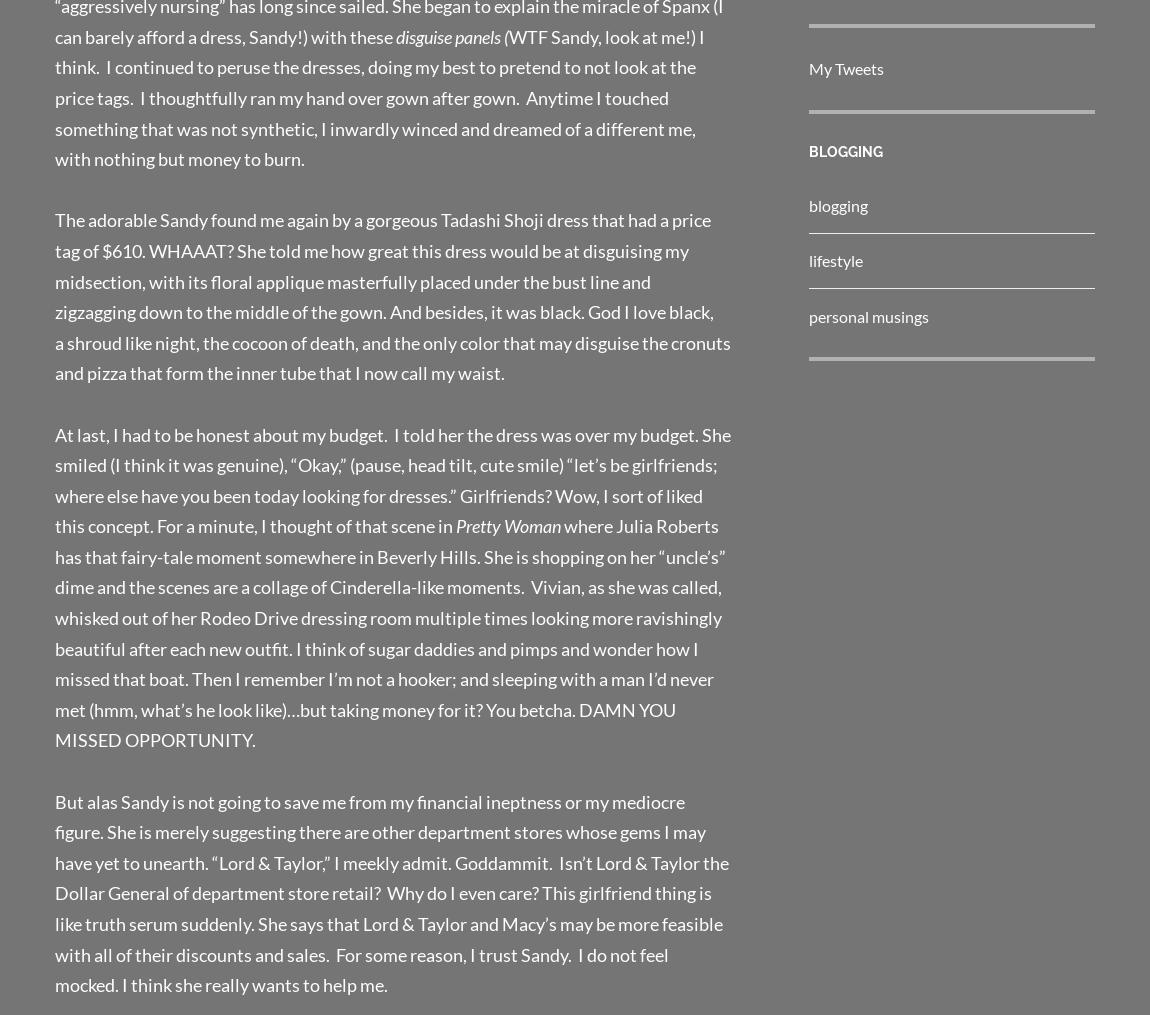  Describe the element at coordinates (455, 525) in the screenshot. I see `'Pretty Woman'` at that location.